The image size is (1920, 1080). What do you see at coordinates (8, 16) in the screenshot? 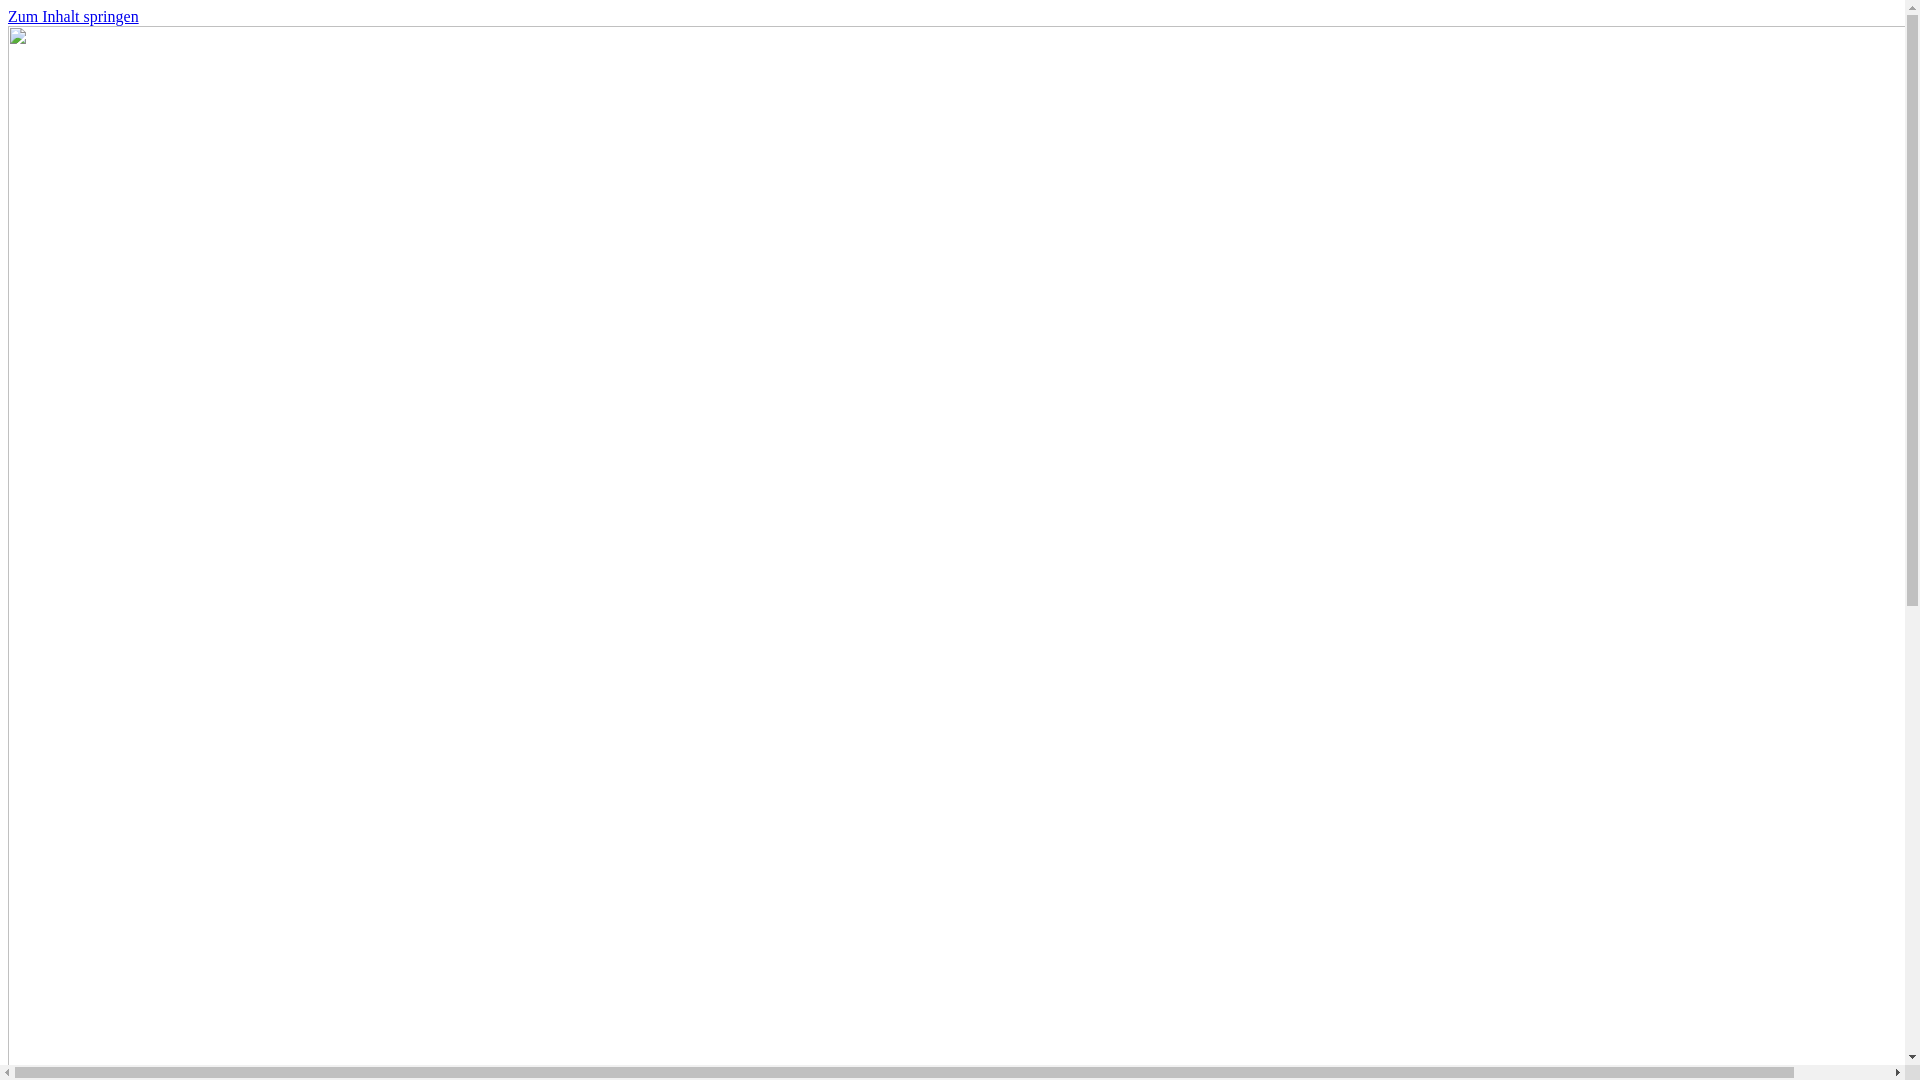
I see `'Zum Inhalt springen'` at bounding box center [8, 16].